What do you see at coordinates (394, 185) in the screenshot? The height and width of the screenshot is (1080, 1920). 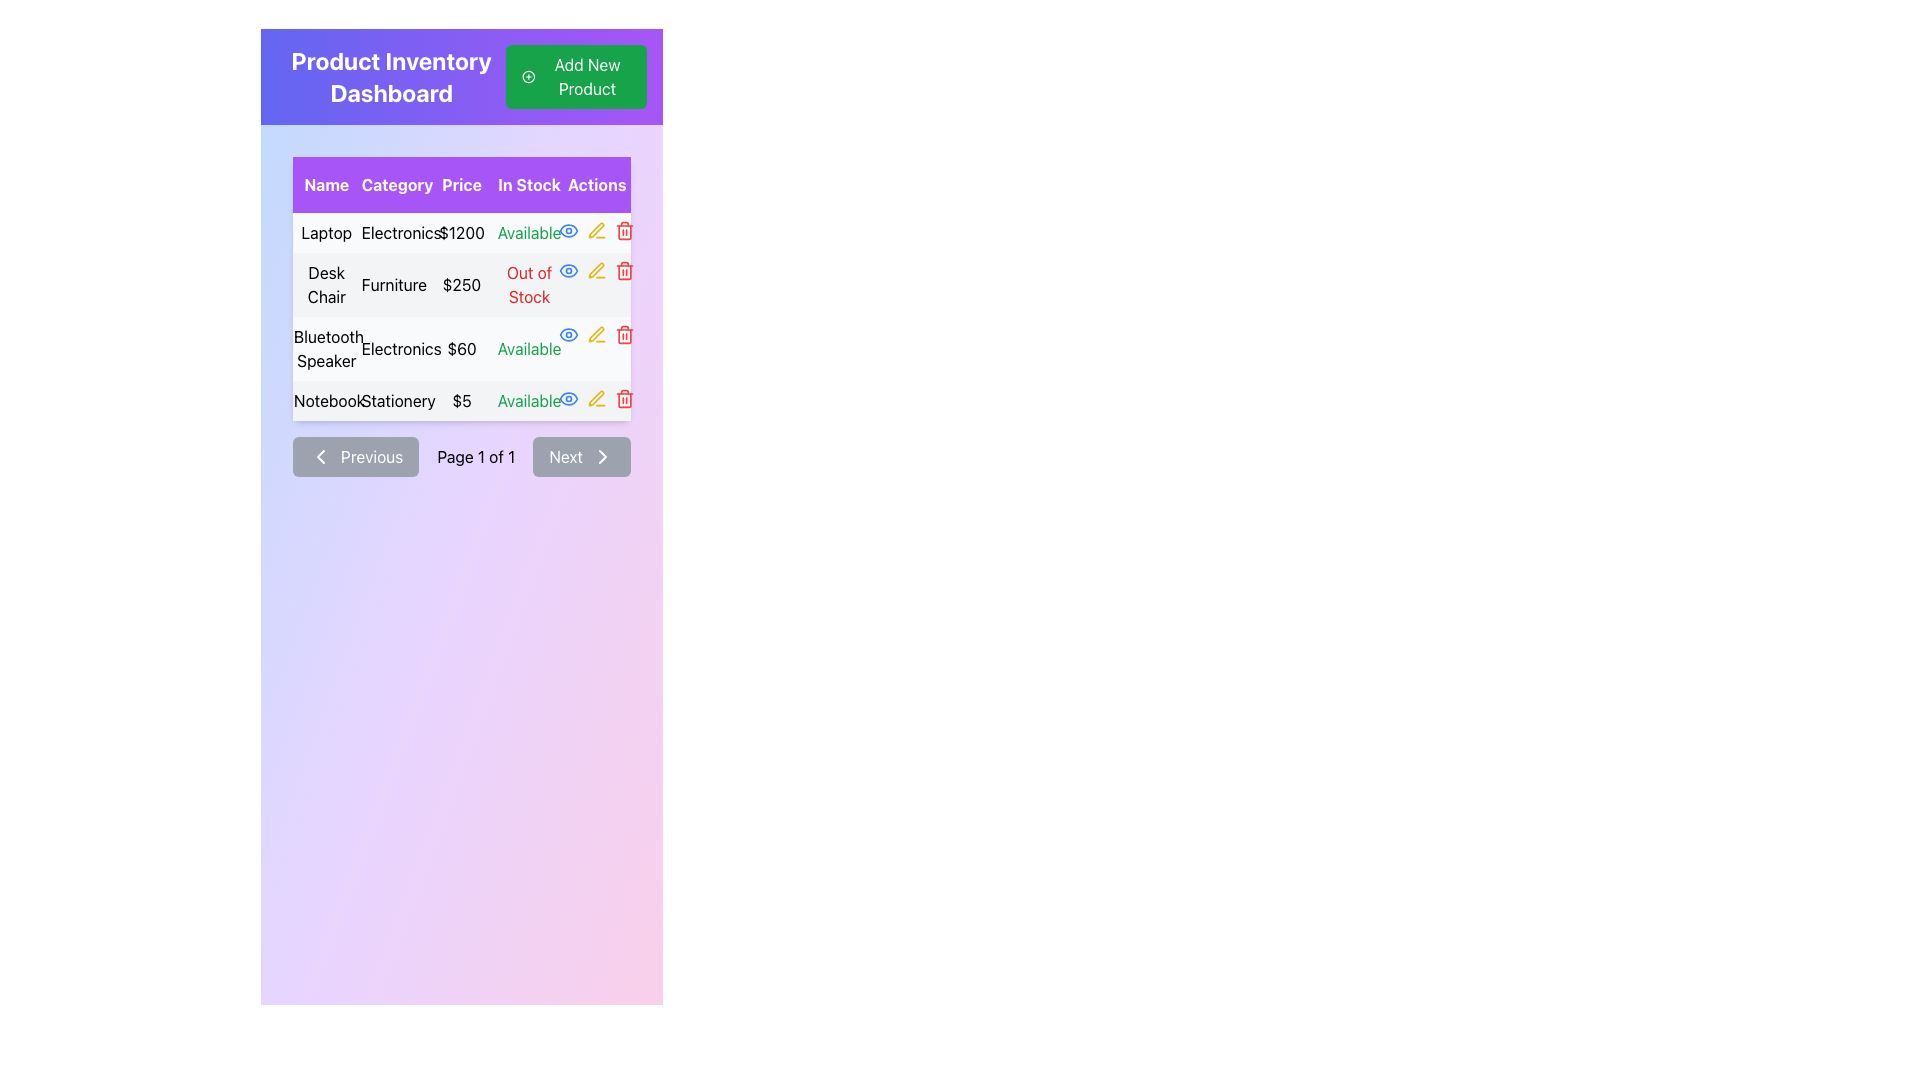 I see `the header label indicating 'Category', which is the second item in the row of headers, positioned between 'Name' and 'Price'` at bounding box center [394, 185].